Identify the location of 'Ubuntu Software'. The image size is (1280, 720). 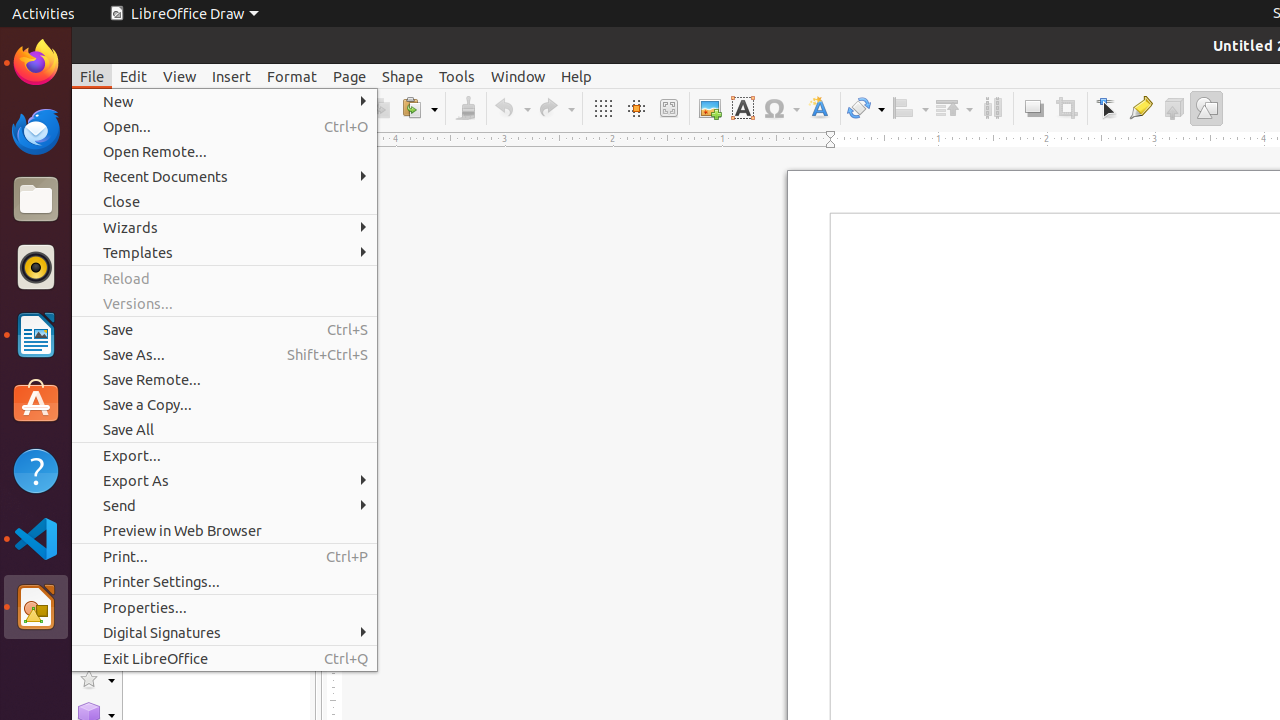
(35, 403).